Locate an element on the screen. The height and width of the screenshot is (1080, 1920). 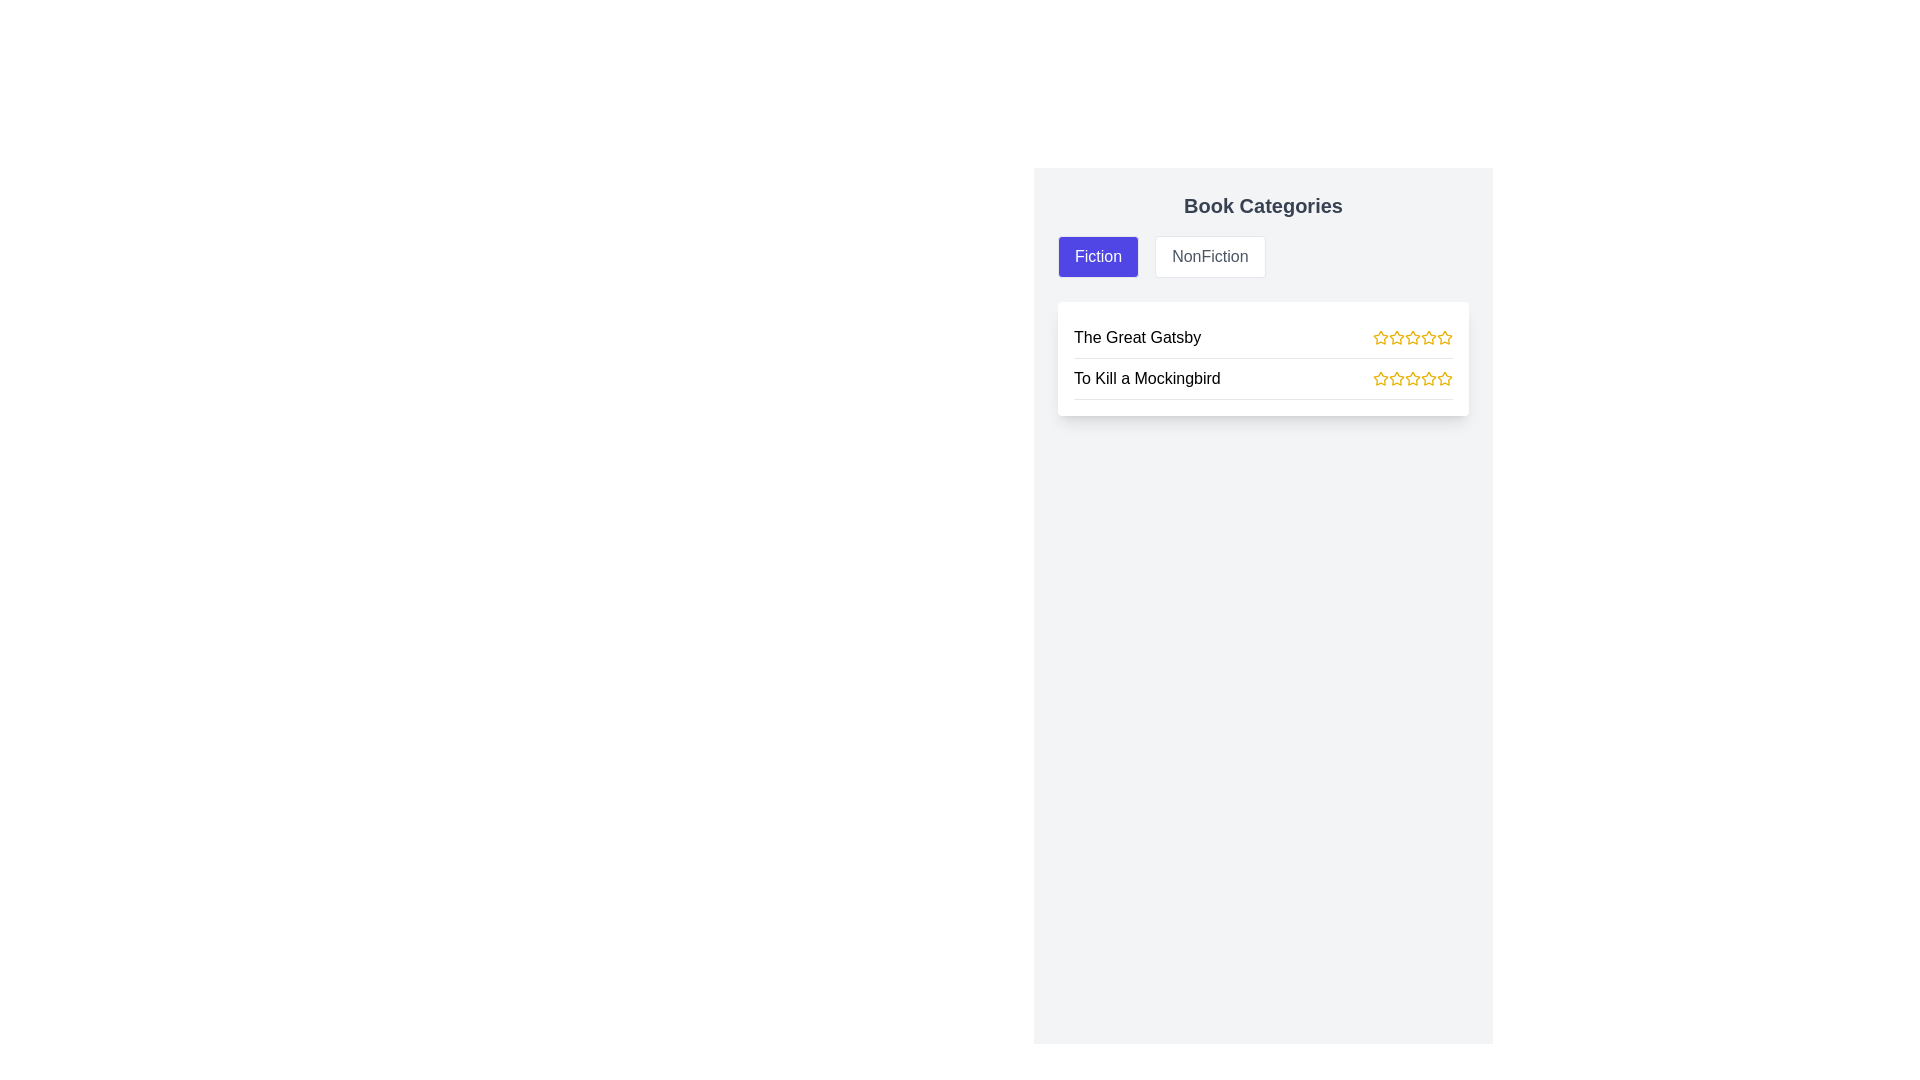
the first star icon in the rating system for 'The Great Gatsby' to rate it is located at coordinates (1379, 335).